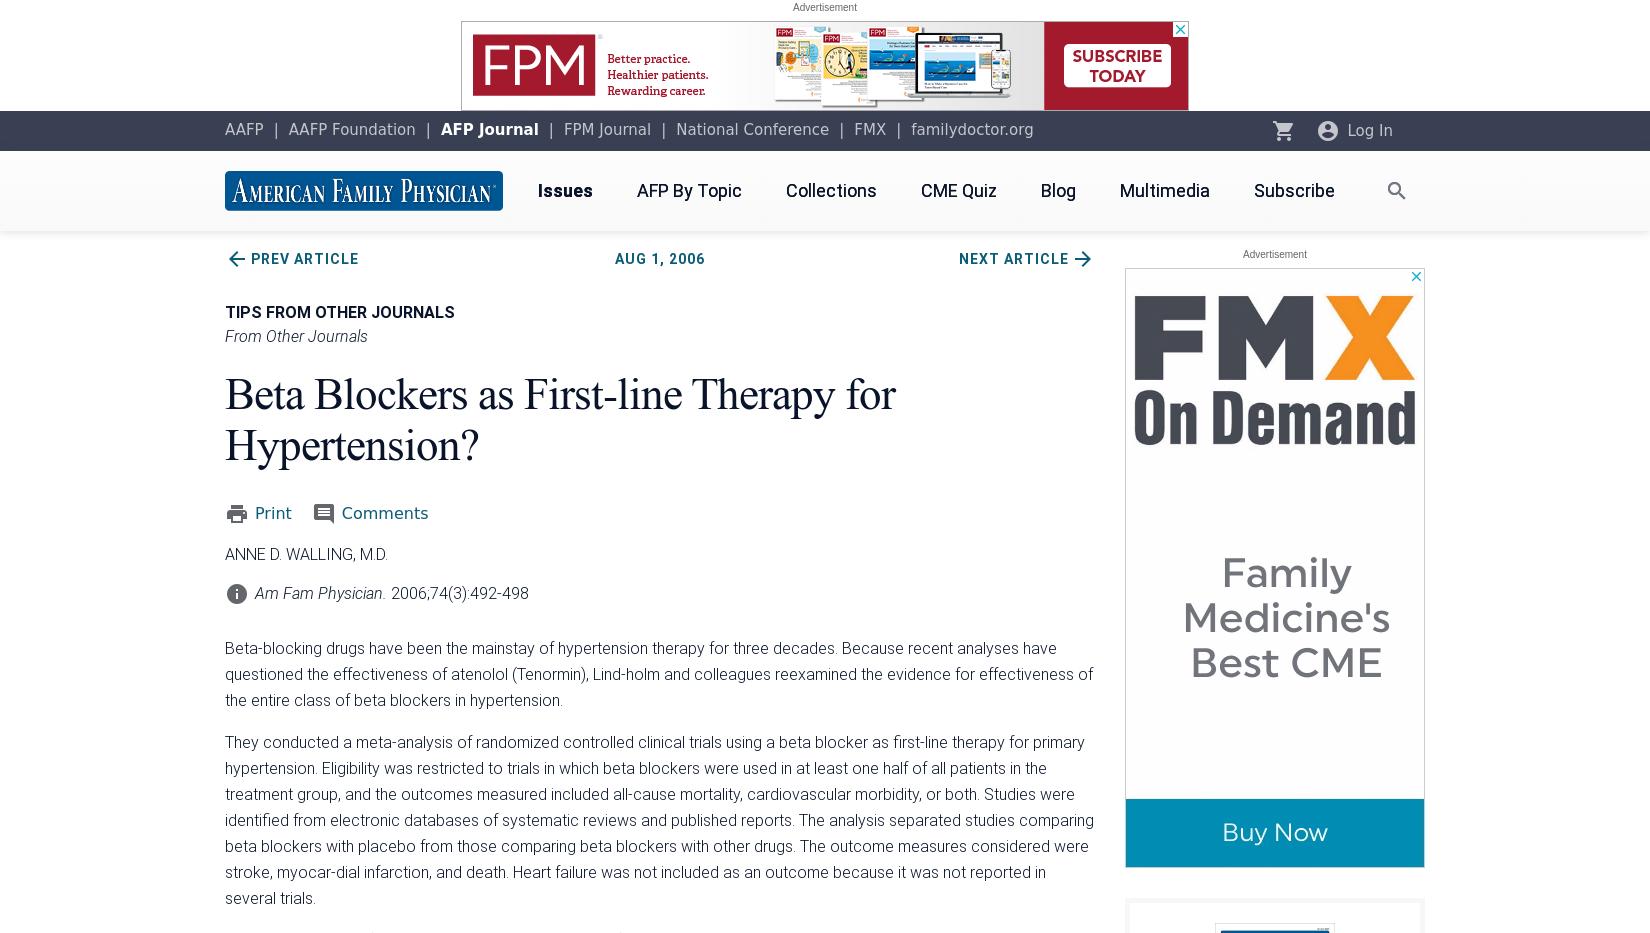  Describe the element at coordinates (1273, 604) in the screenshot. I see `'AFP Email Alerts'` at that location.